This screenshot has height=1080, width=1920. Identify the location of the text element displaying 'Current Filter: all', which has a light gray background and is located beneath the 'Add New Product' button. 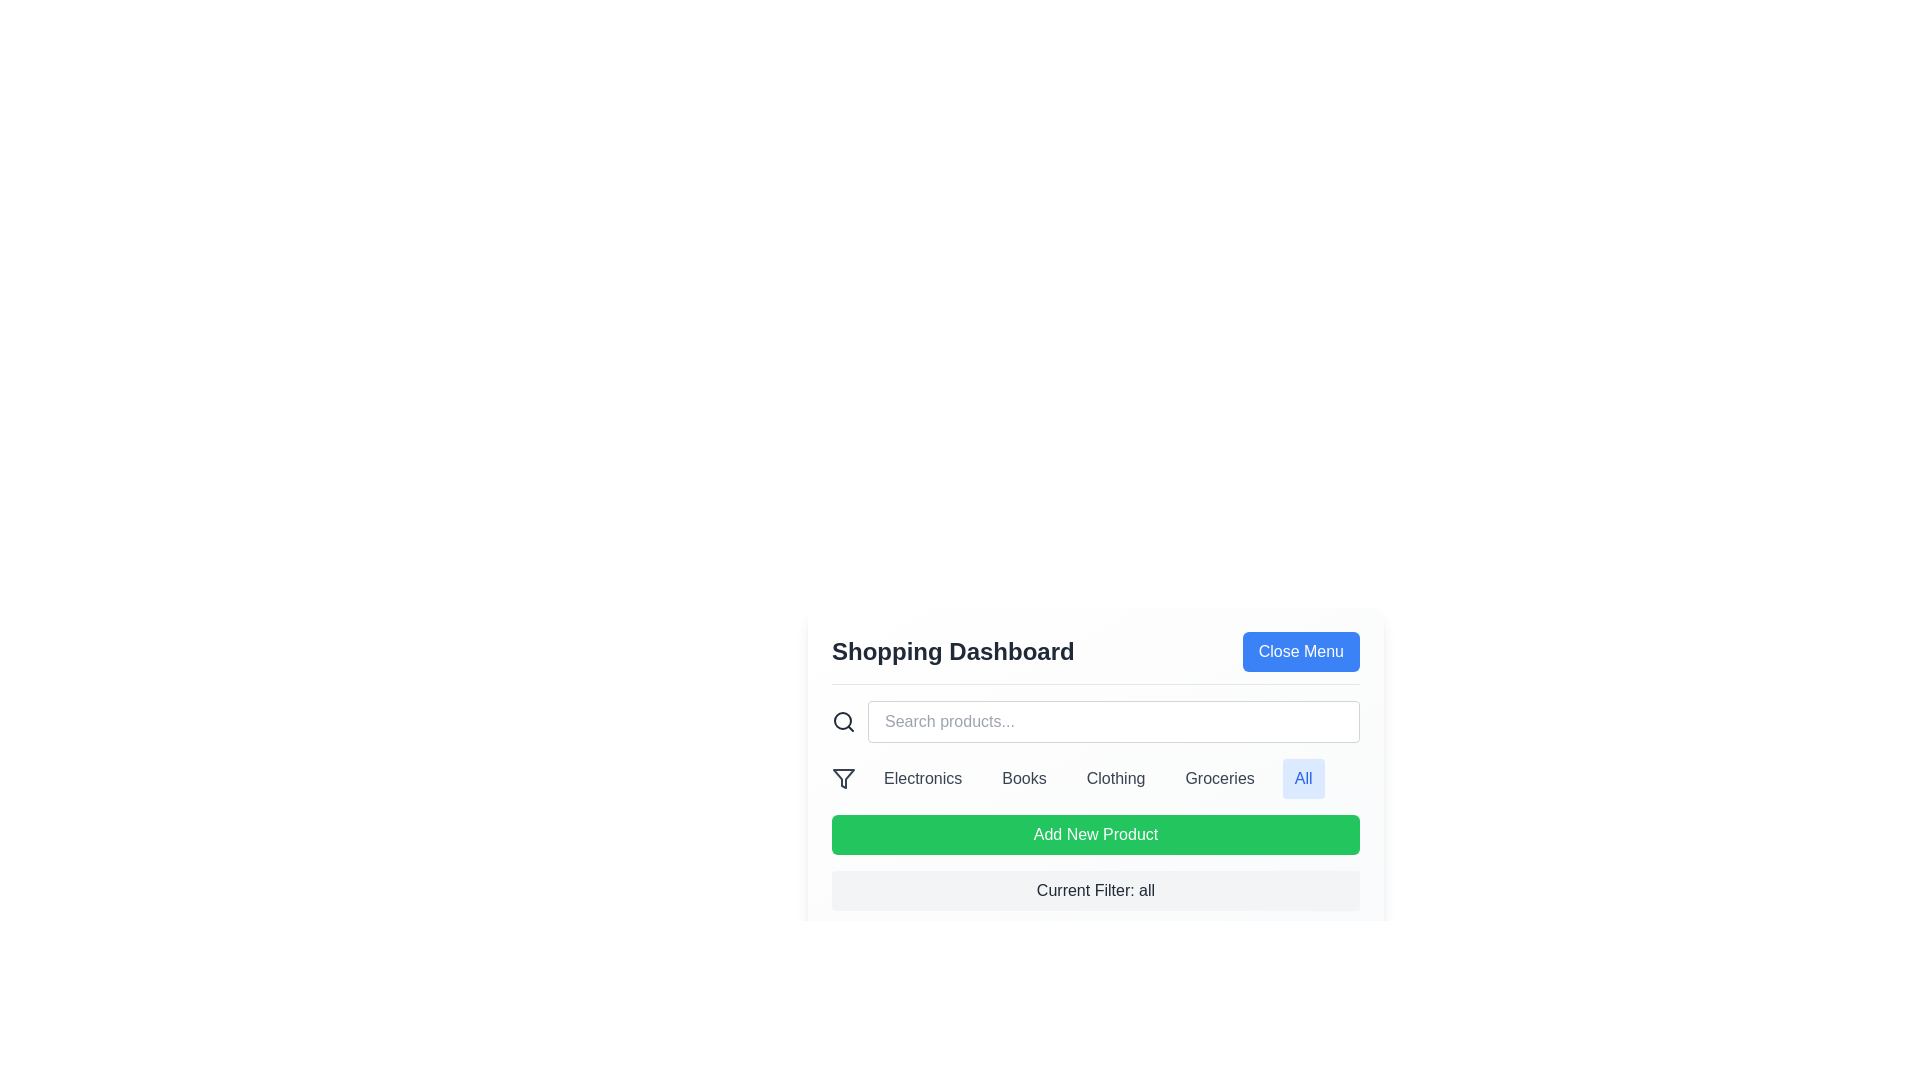
(1094, 890).